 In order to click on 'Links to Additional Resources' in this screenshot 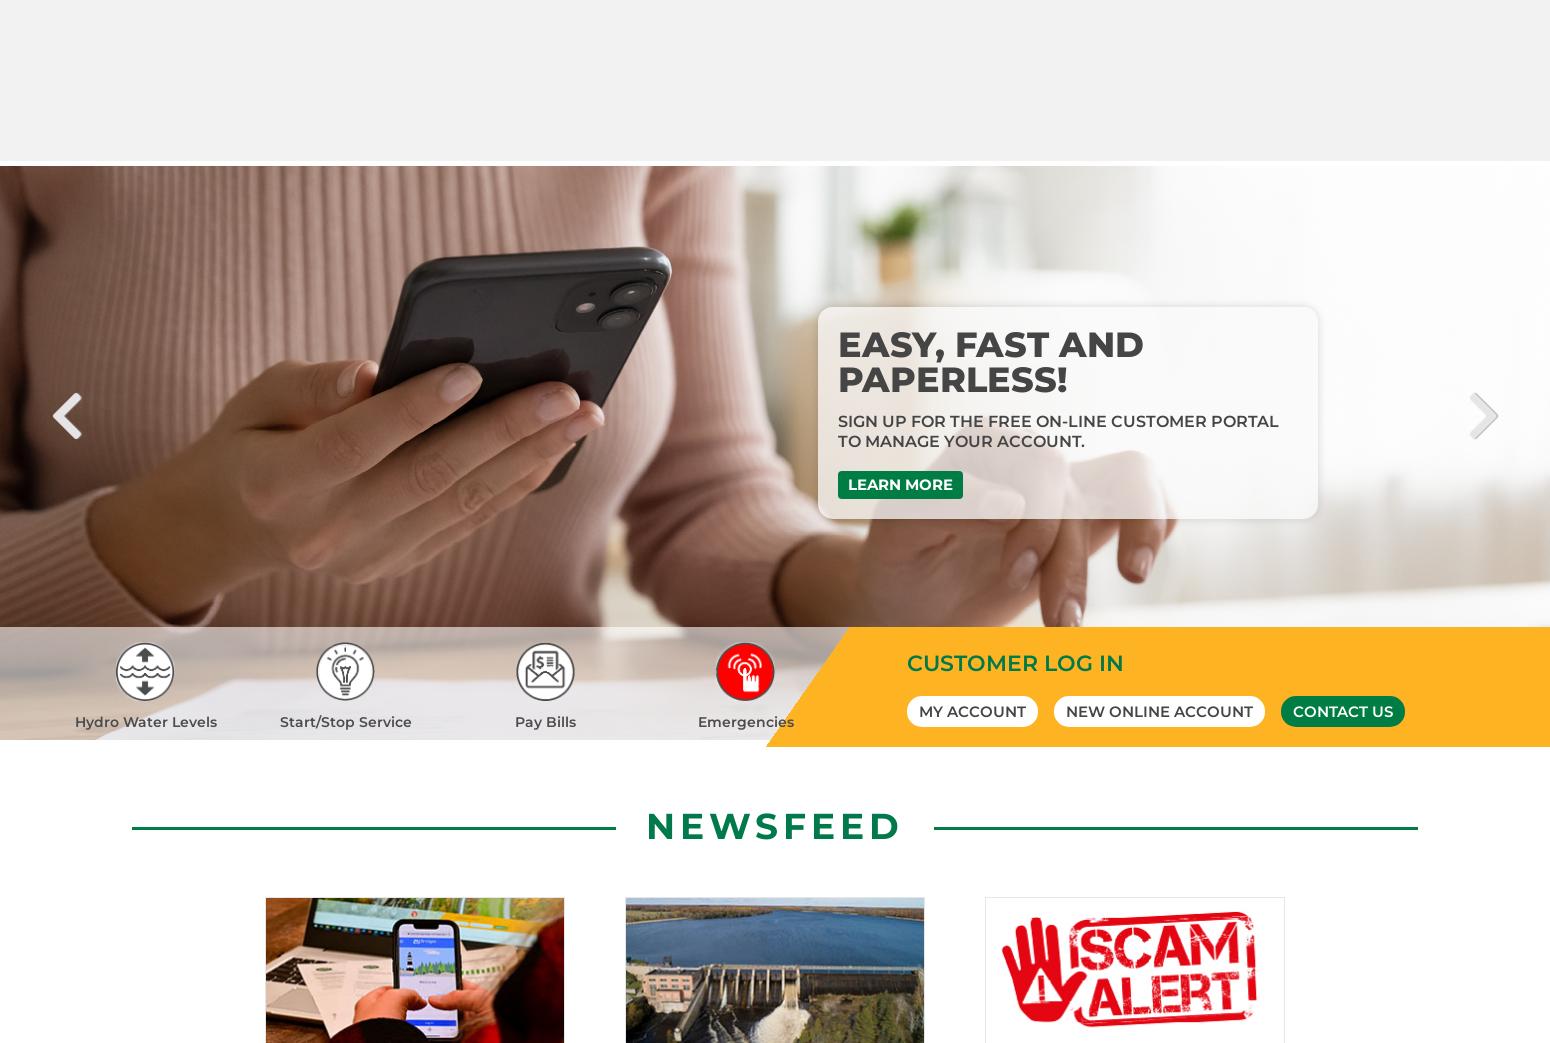, I will do `click(203, 1034)`.